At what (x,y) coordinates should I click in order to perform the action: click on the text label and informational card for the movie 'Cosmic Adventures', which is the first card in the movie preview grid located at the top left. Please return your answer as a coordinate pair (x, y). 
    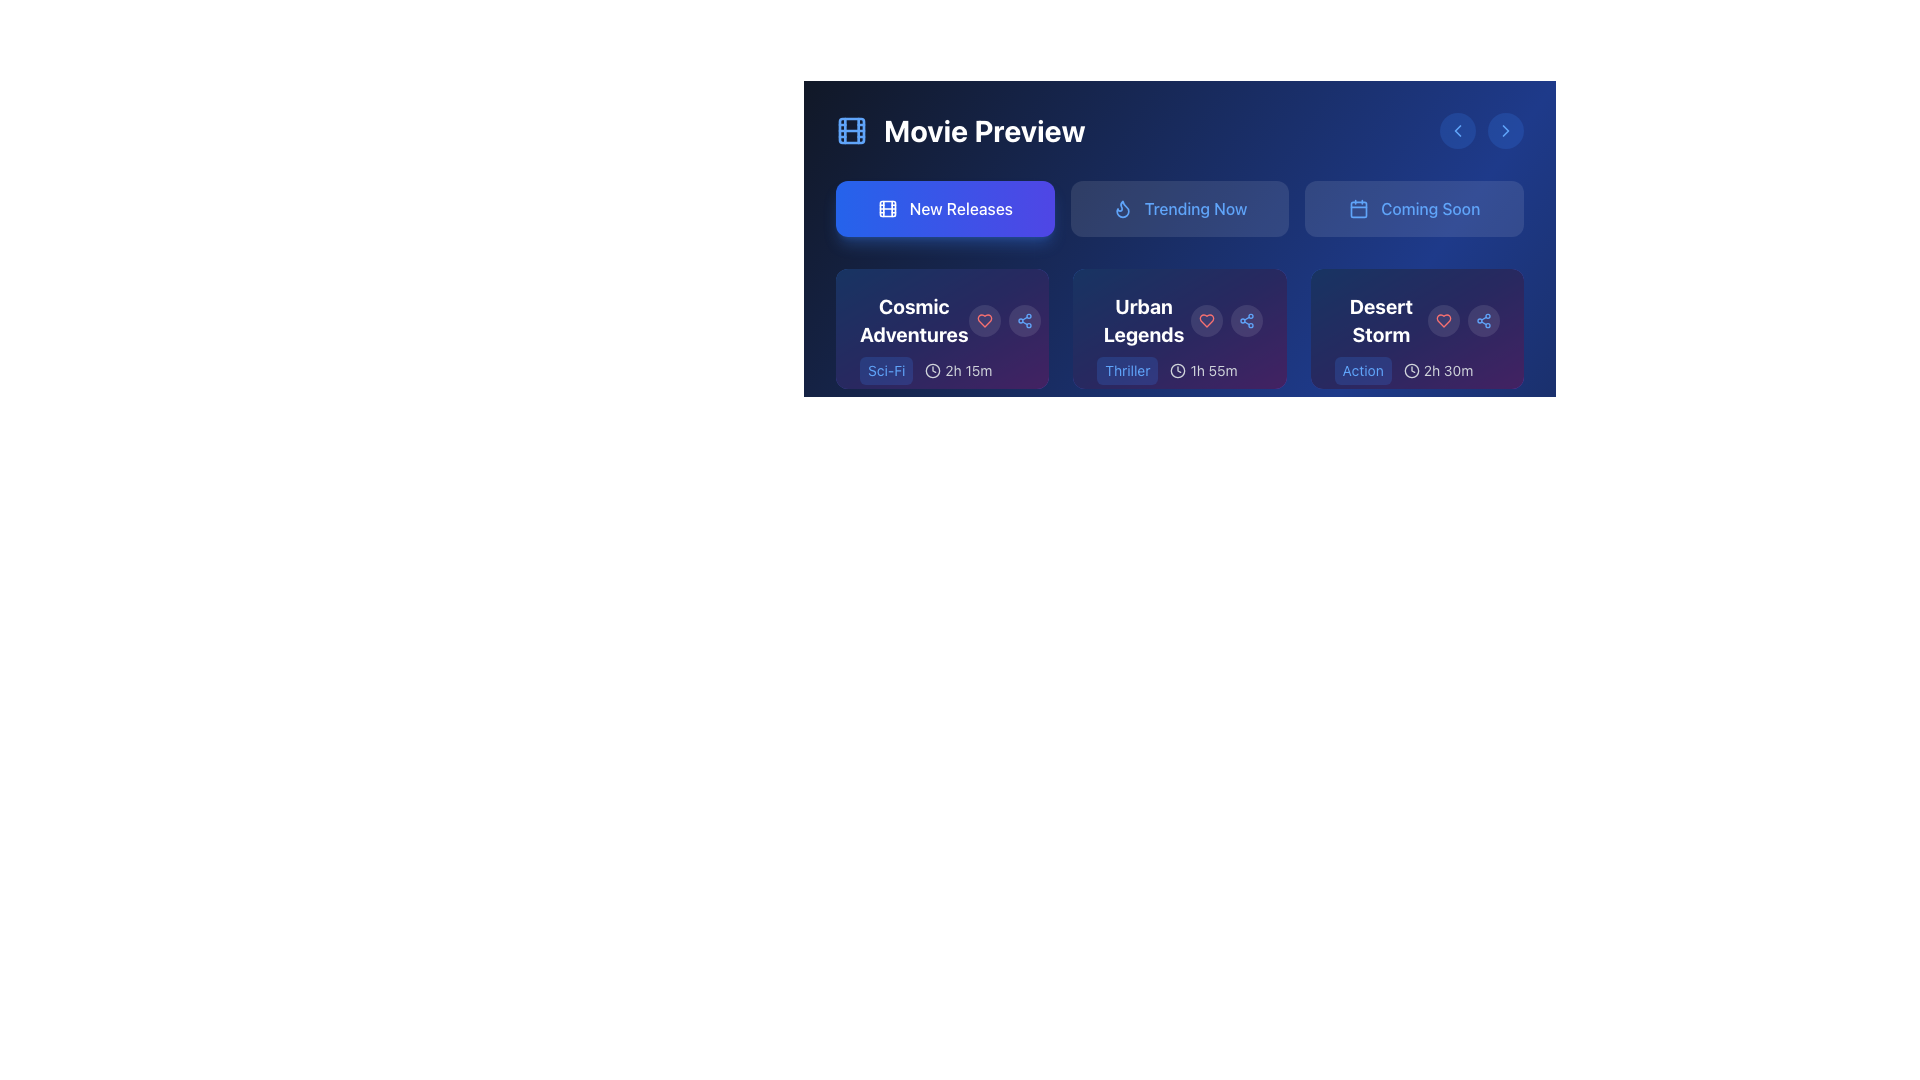
    Looking at the image, I should click on (941, 362).